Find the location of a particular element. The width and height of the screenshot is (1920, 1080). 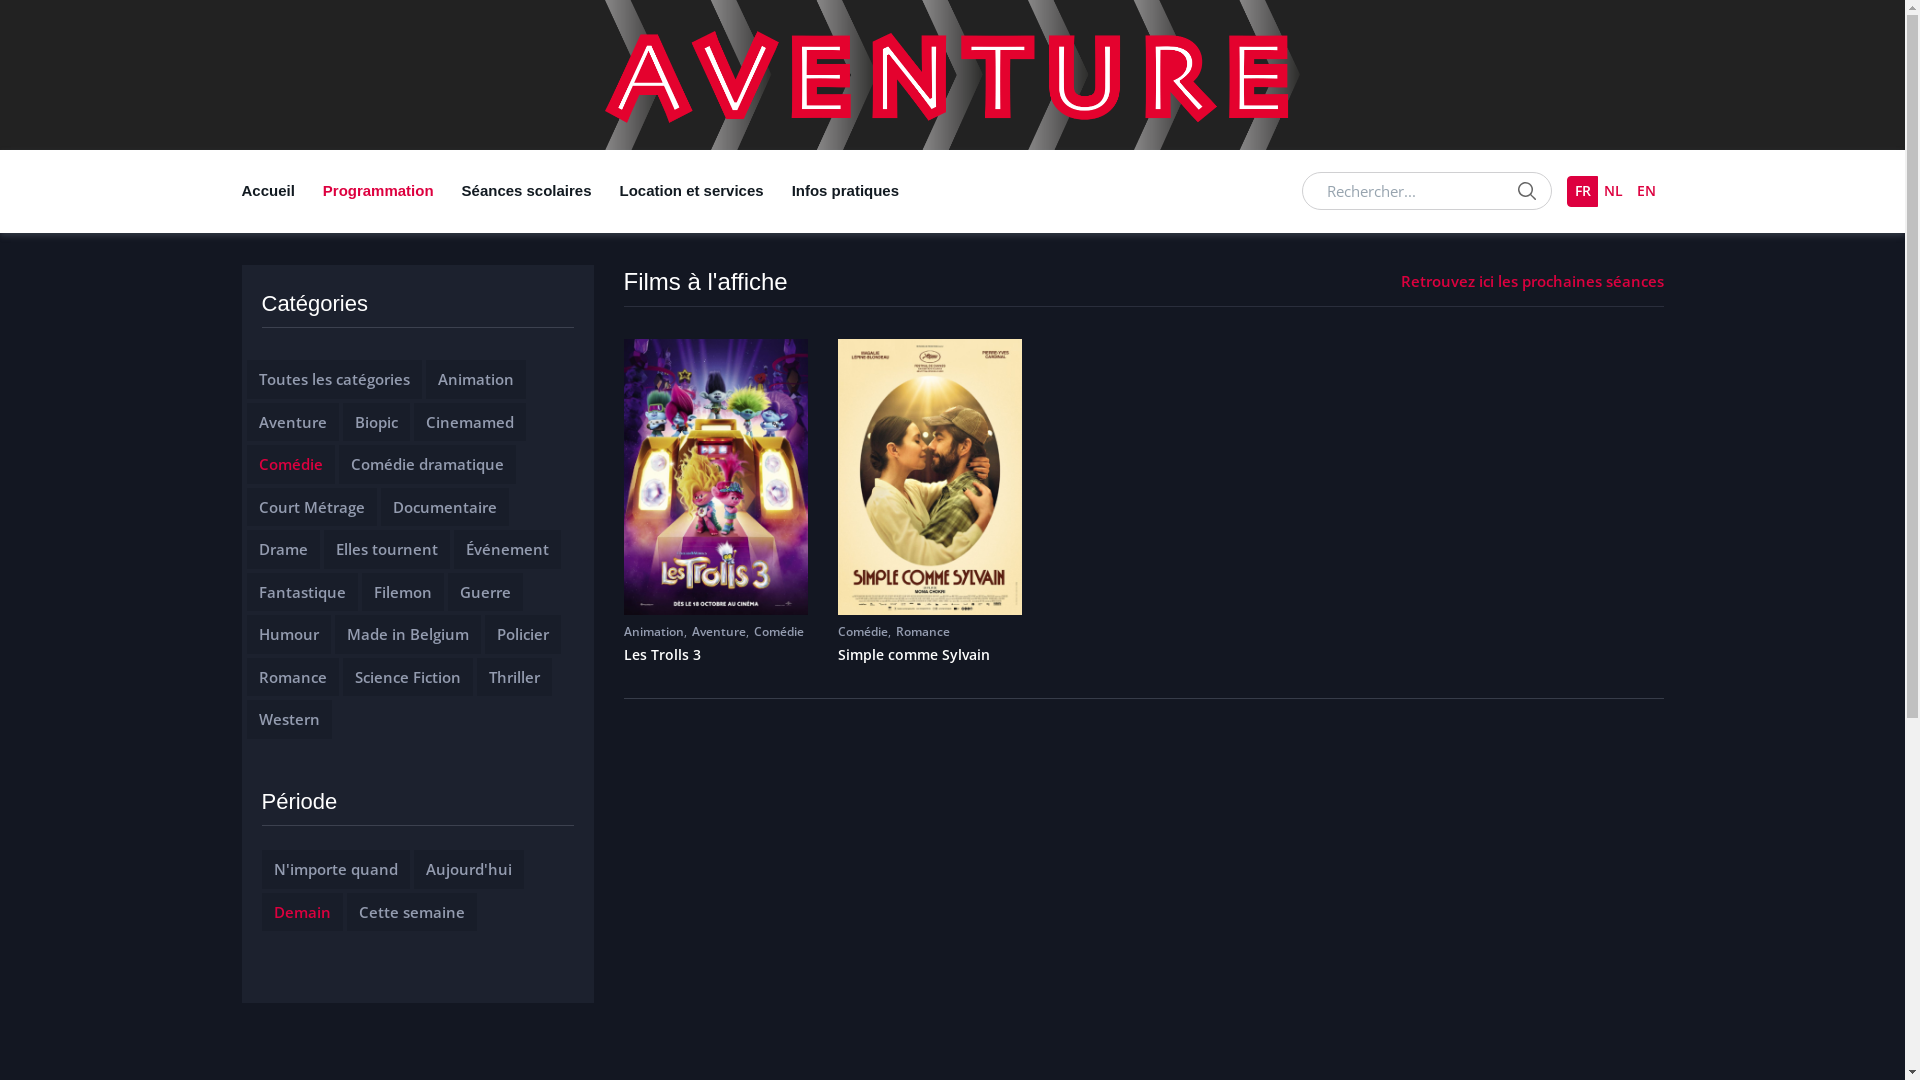

'Romance' is located at coordinates (921, 631).